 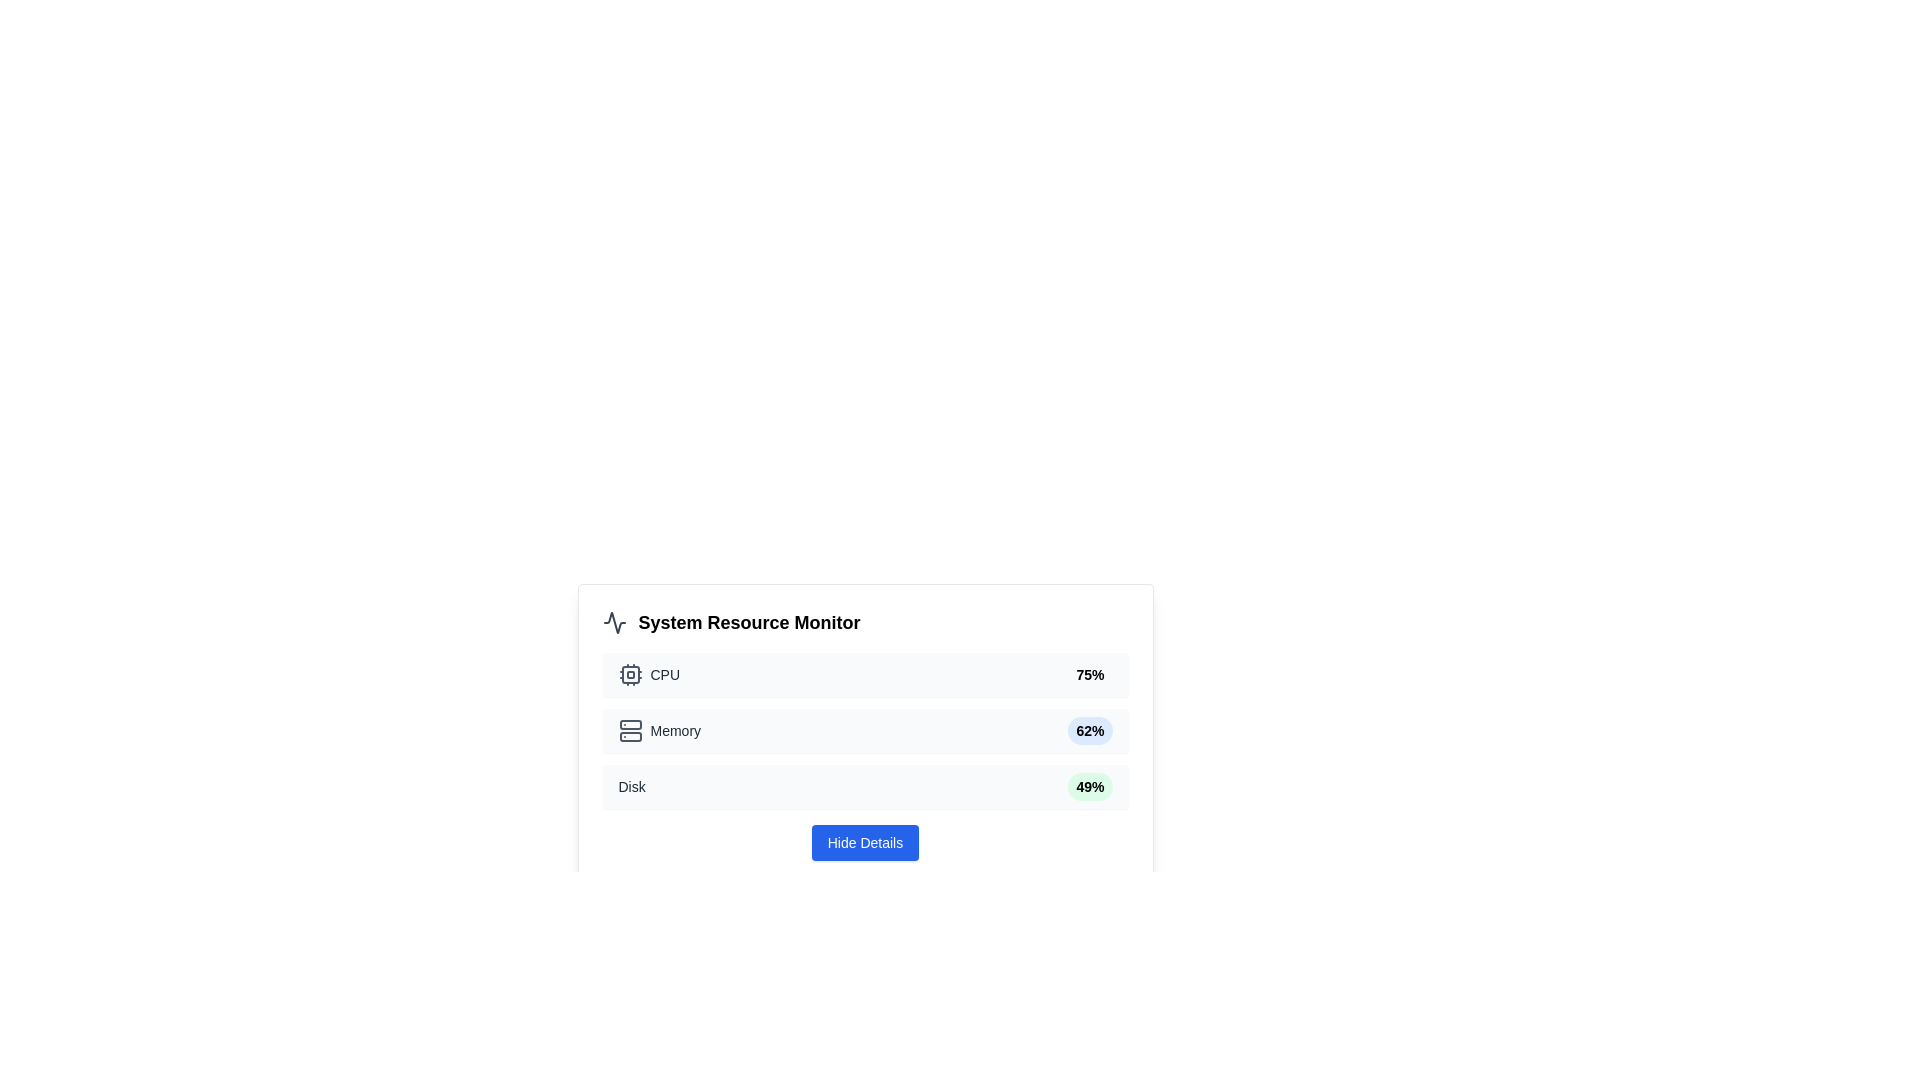 I want to click on the CPU resource section label and icon combination in the system monitor interface, which is located at the top of the resource usage statistics list, so click(x=649, y=675).